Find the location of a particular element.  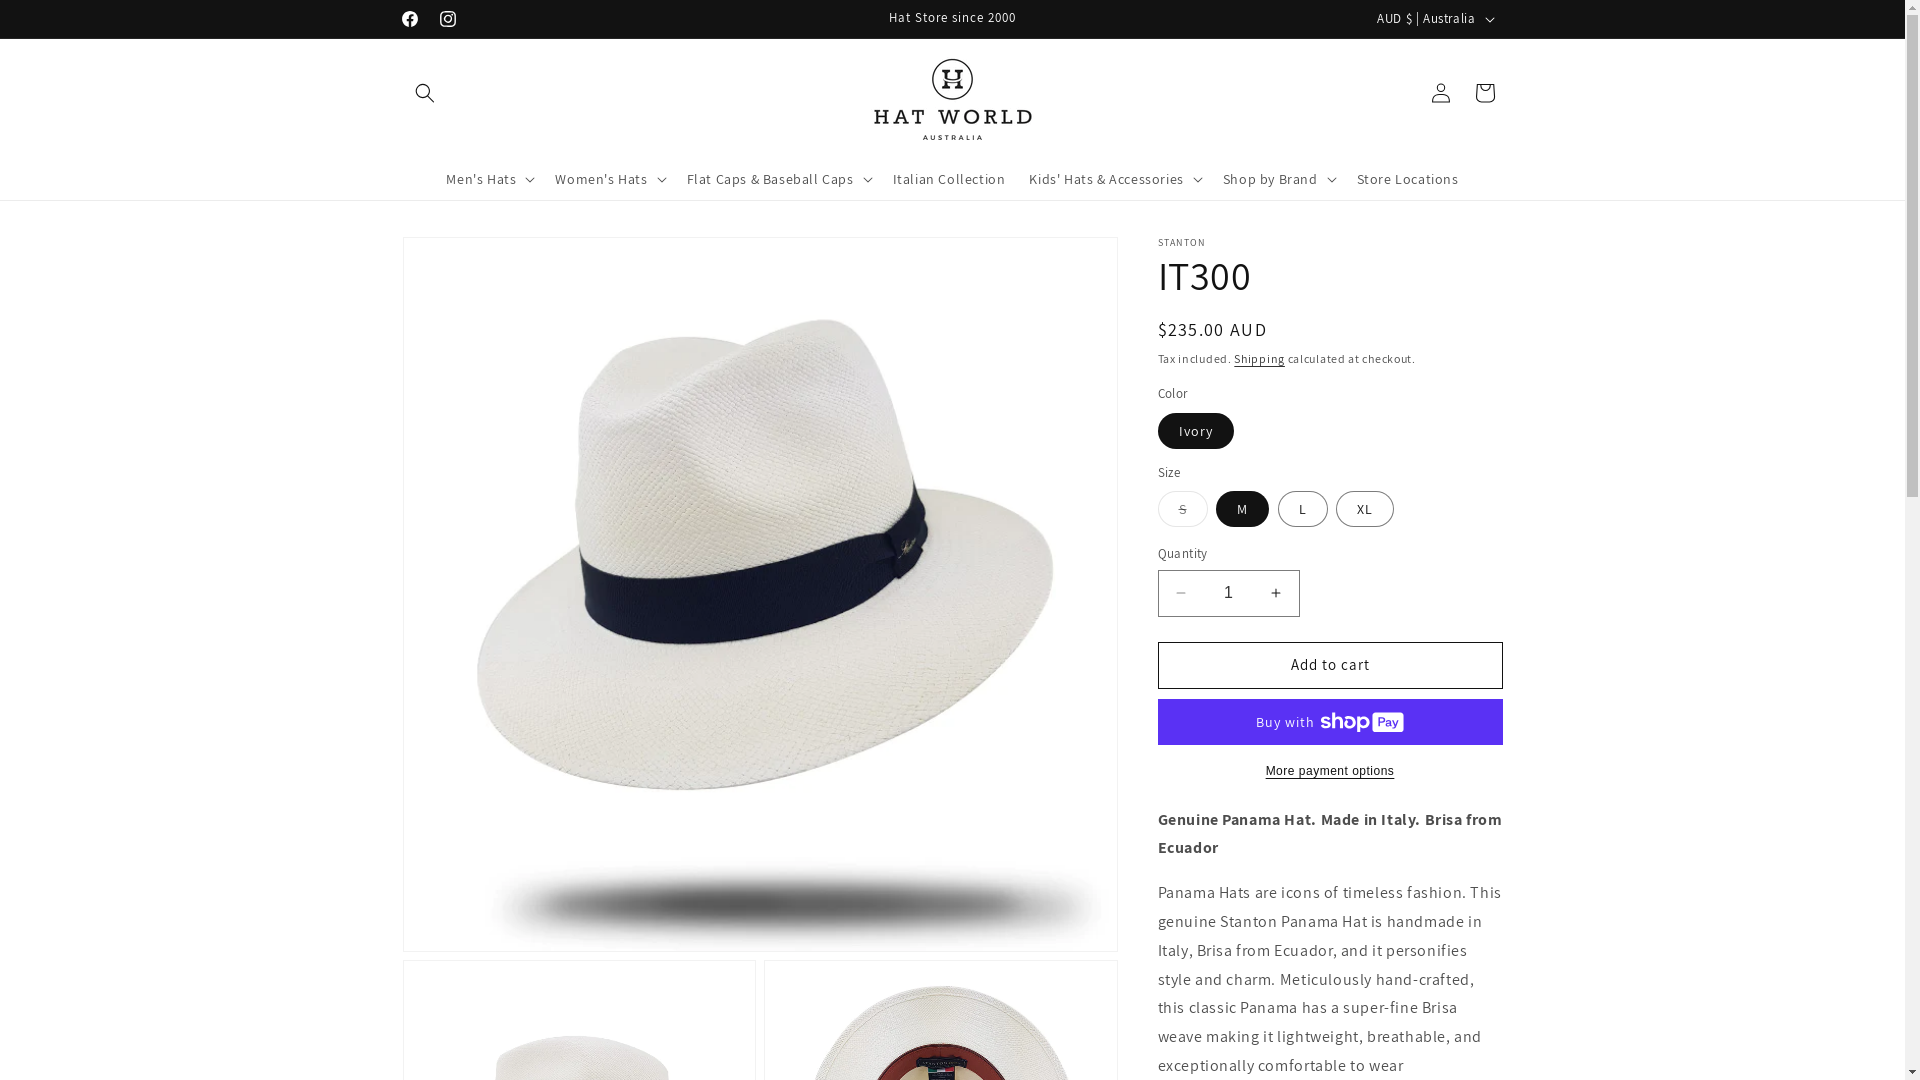

'Shipping' is located at coordinates (1258, 357).